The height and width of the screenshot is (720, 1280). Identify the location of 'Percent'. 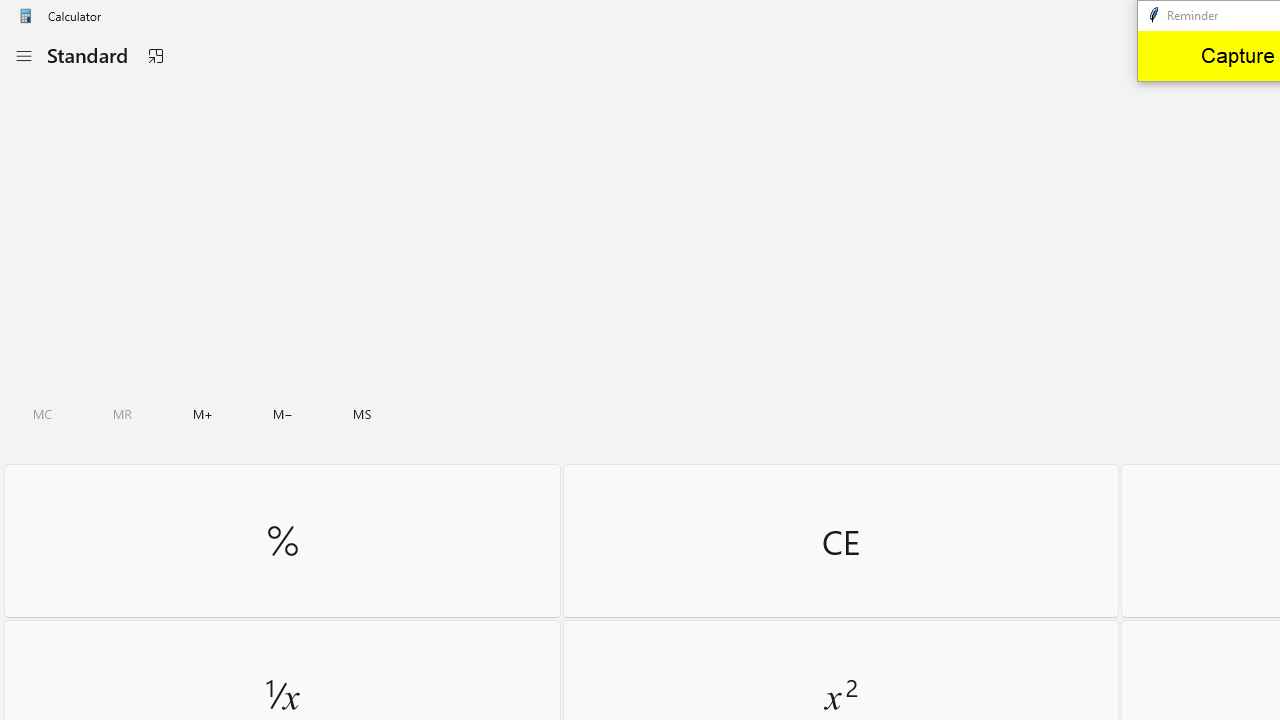
(281, 540).